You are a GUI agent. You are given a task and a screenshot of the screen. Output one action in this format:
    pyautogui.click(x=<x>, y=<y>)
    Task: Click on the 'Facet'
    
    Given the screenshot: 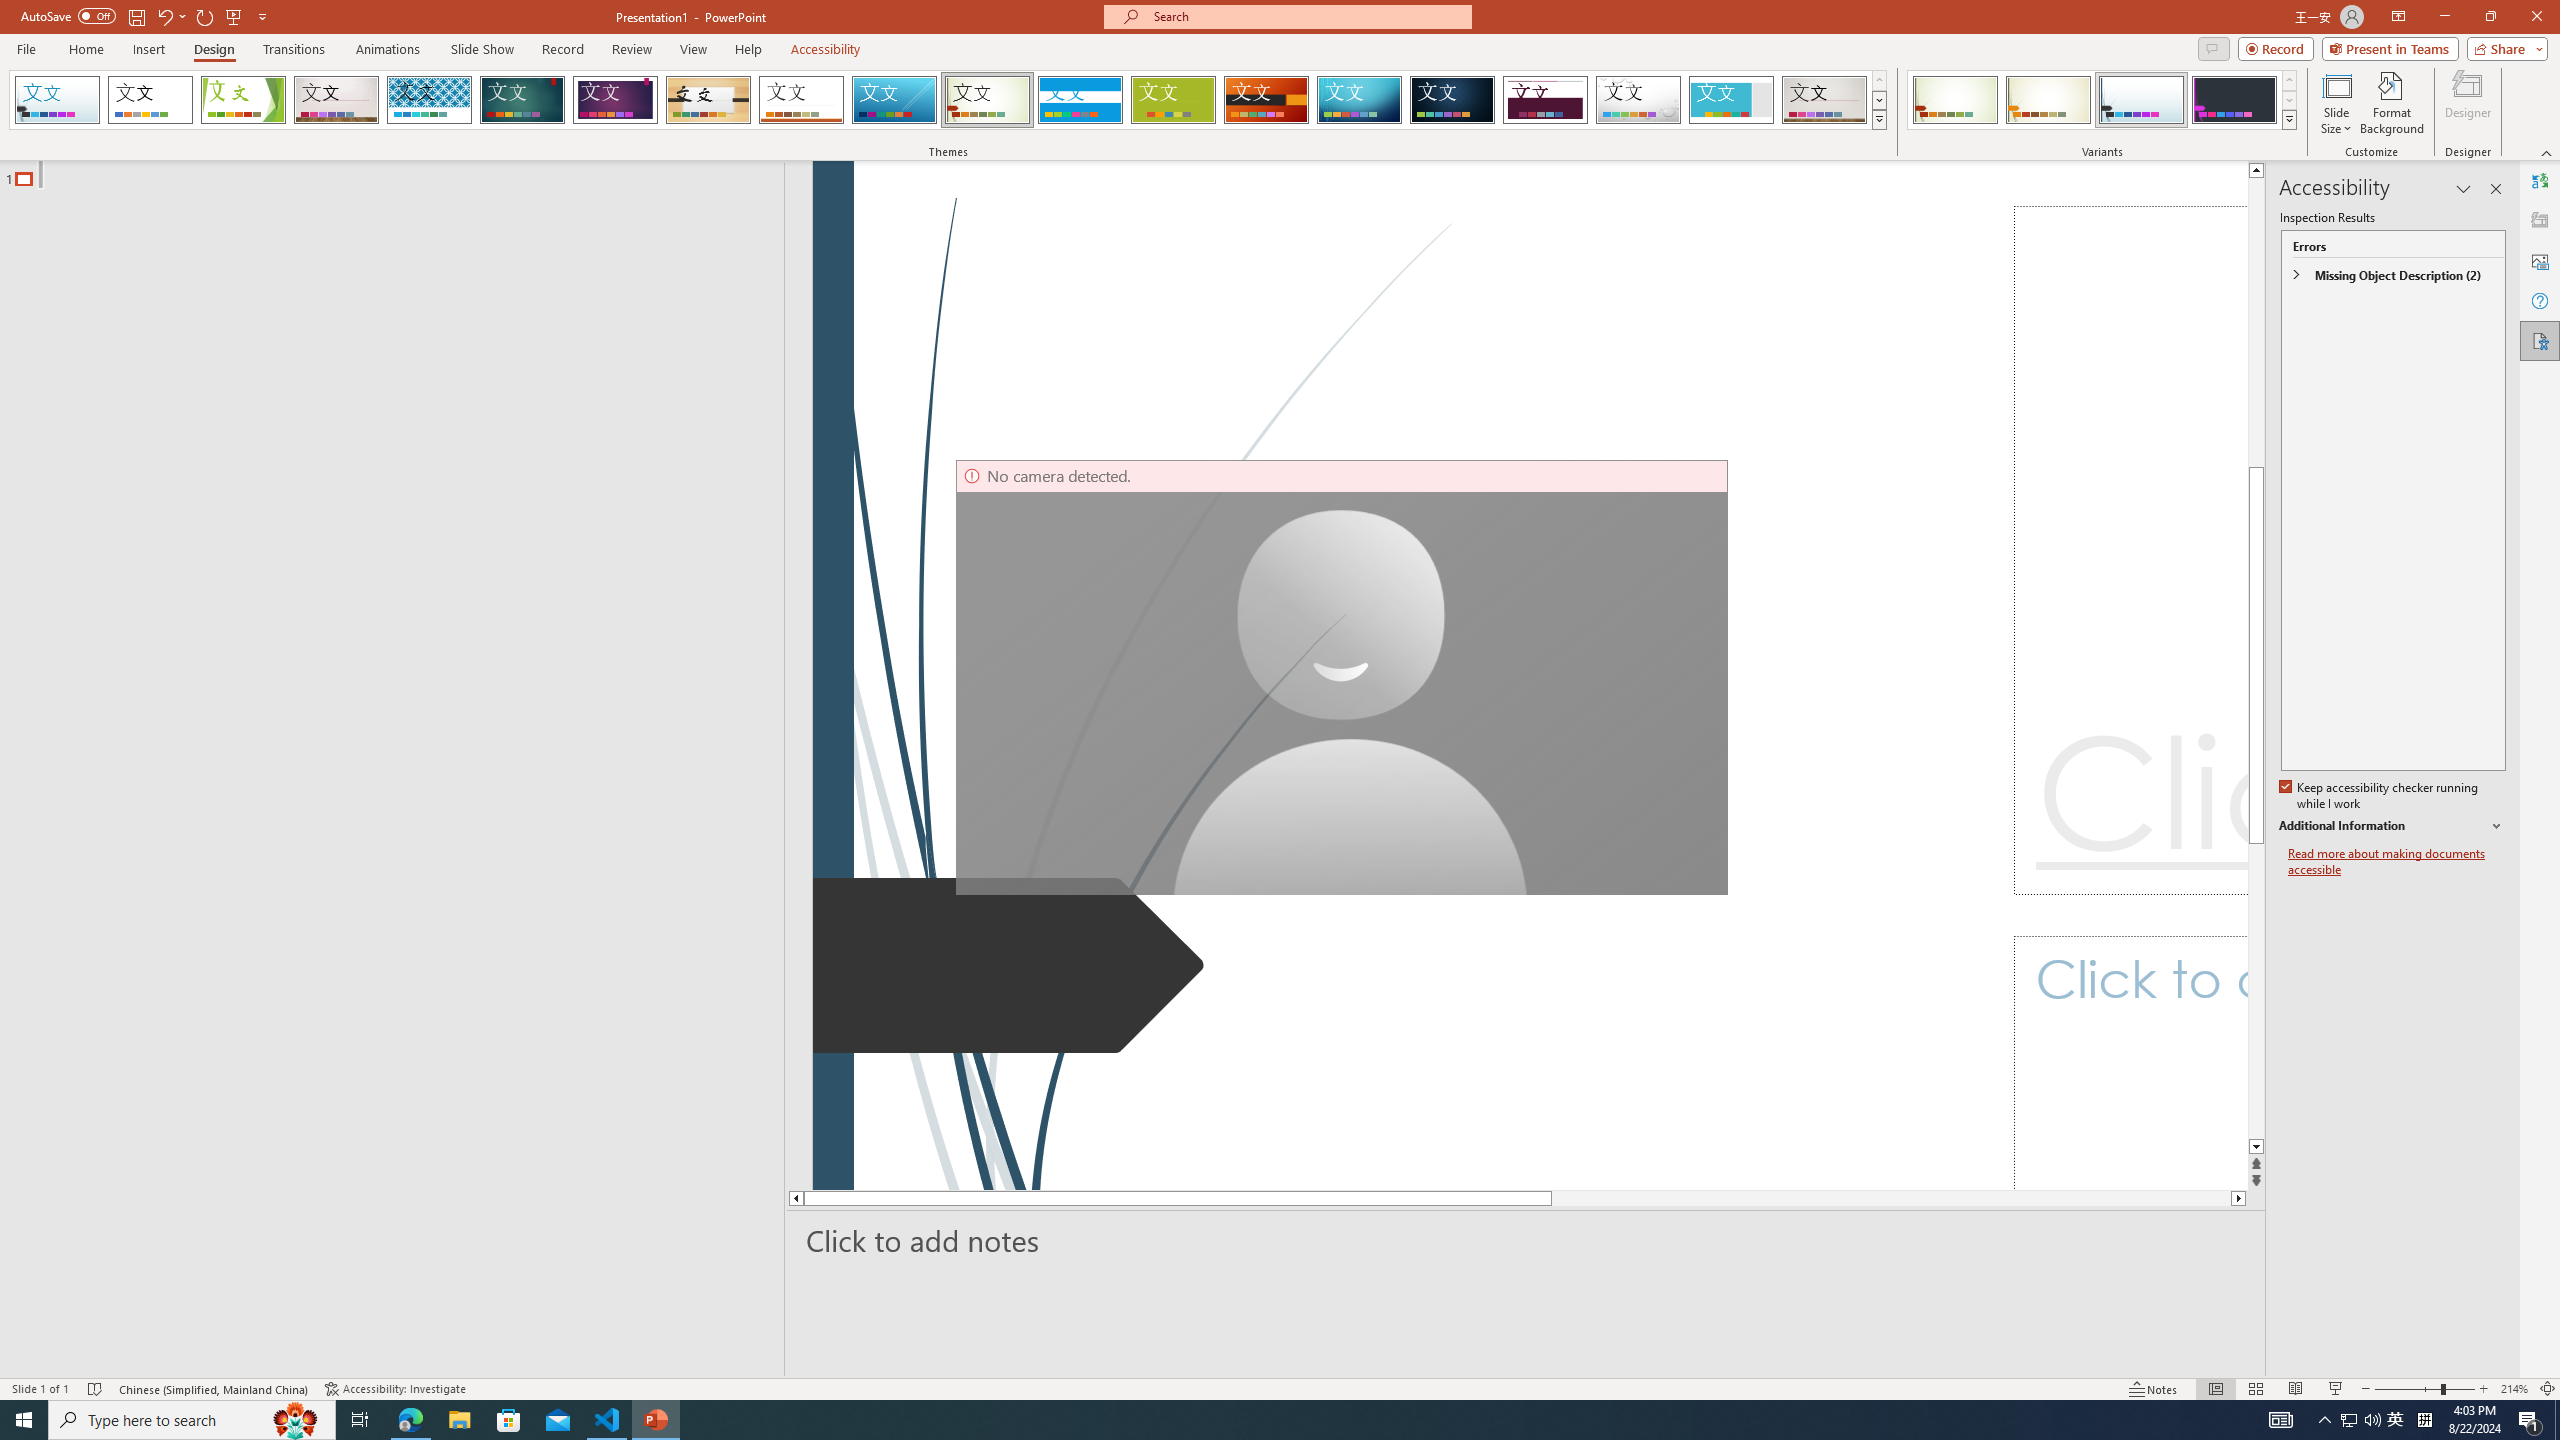 What is the action you would take?
    pyautogui.click(x=242, y=99)
    